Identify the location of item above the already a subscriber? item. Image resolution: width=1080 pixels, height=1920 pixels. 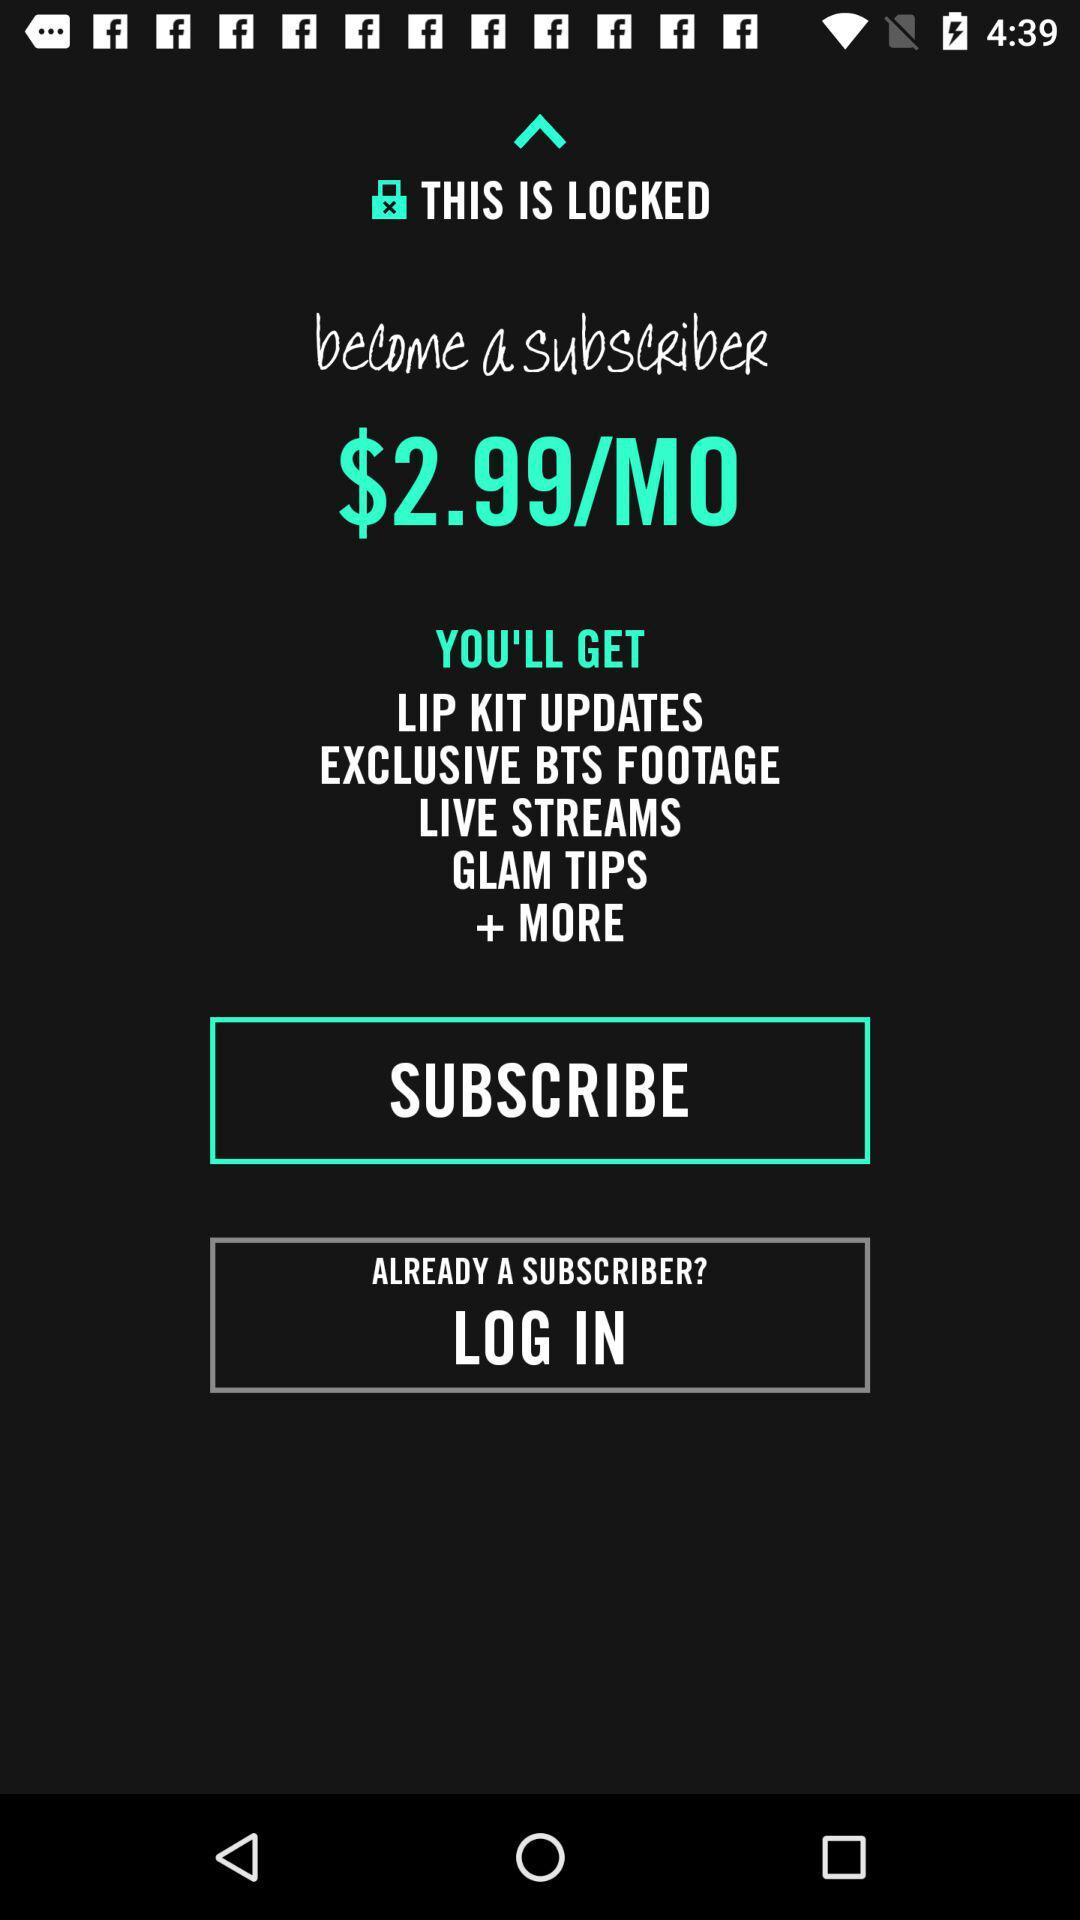
(540, 1089).